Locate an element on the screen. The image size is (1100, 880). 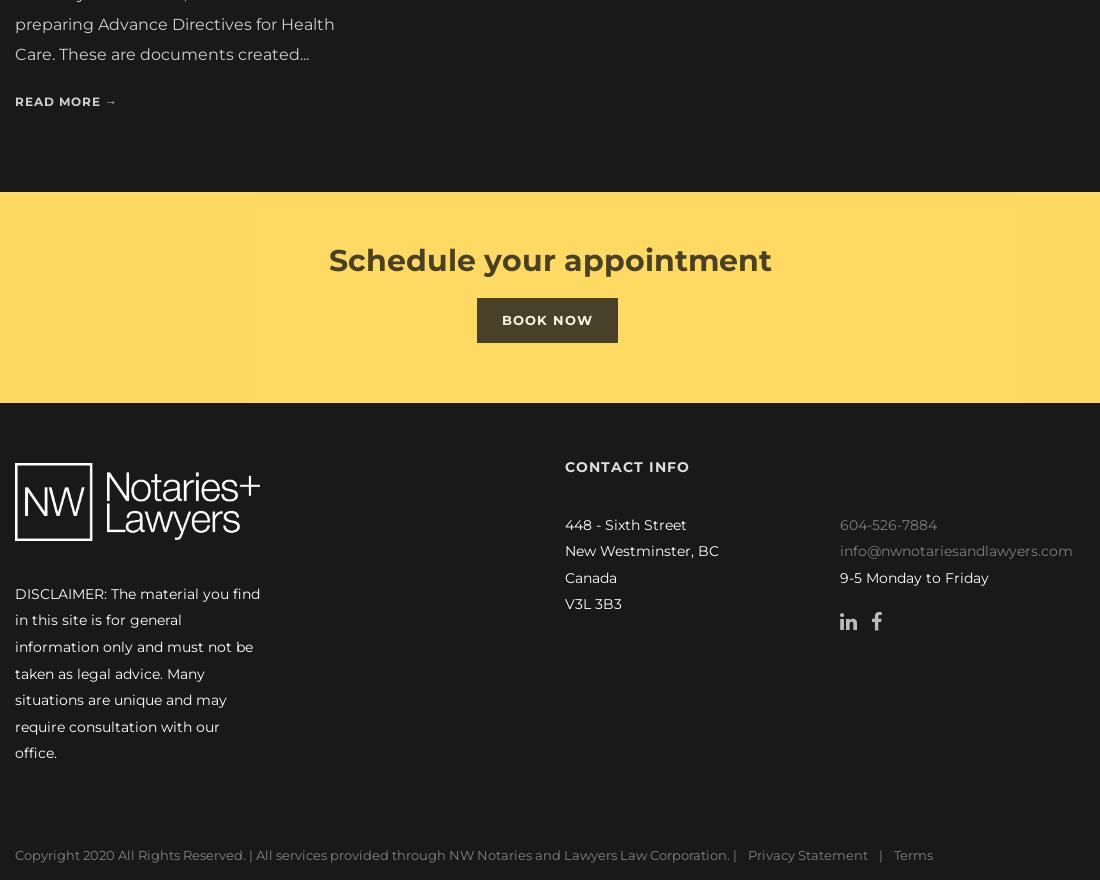
'448 - Sixth Street' is located at coordinates (563, 523).